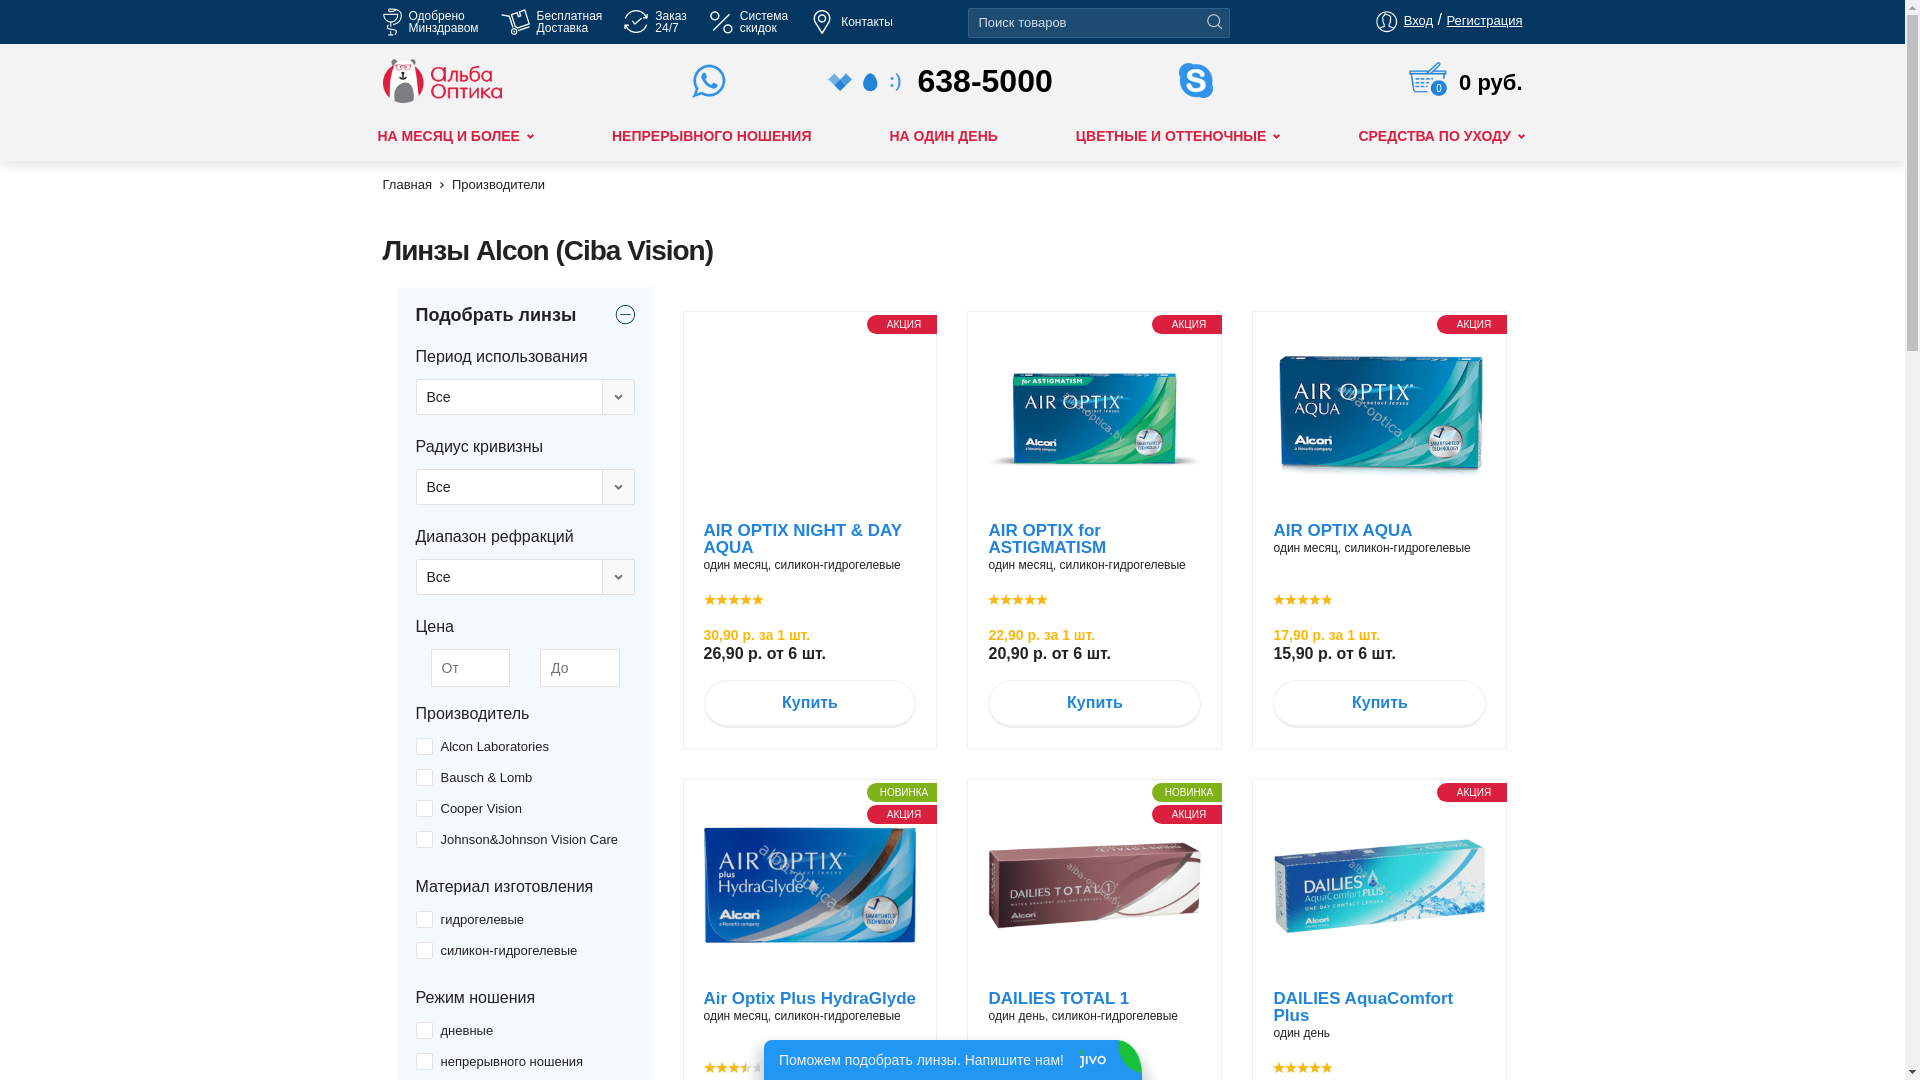 The height and width of the screenshot is (1080, 1920). Describe the element at coordinates (952, 80) in the screenshot. I see `'638-5000'` at that location.